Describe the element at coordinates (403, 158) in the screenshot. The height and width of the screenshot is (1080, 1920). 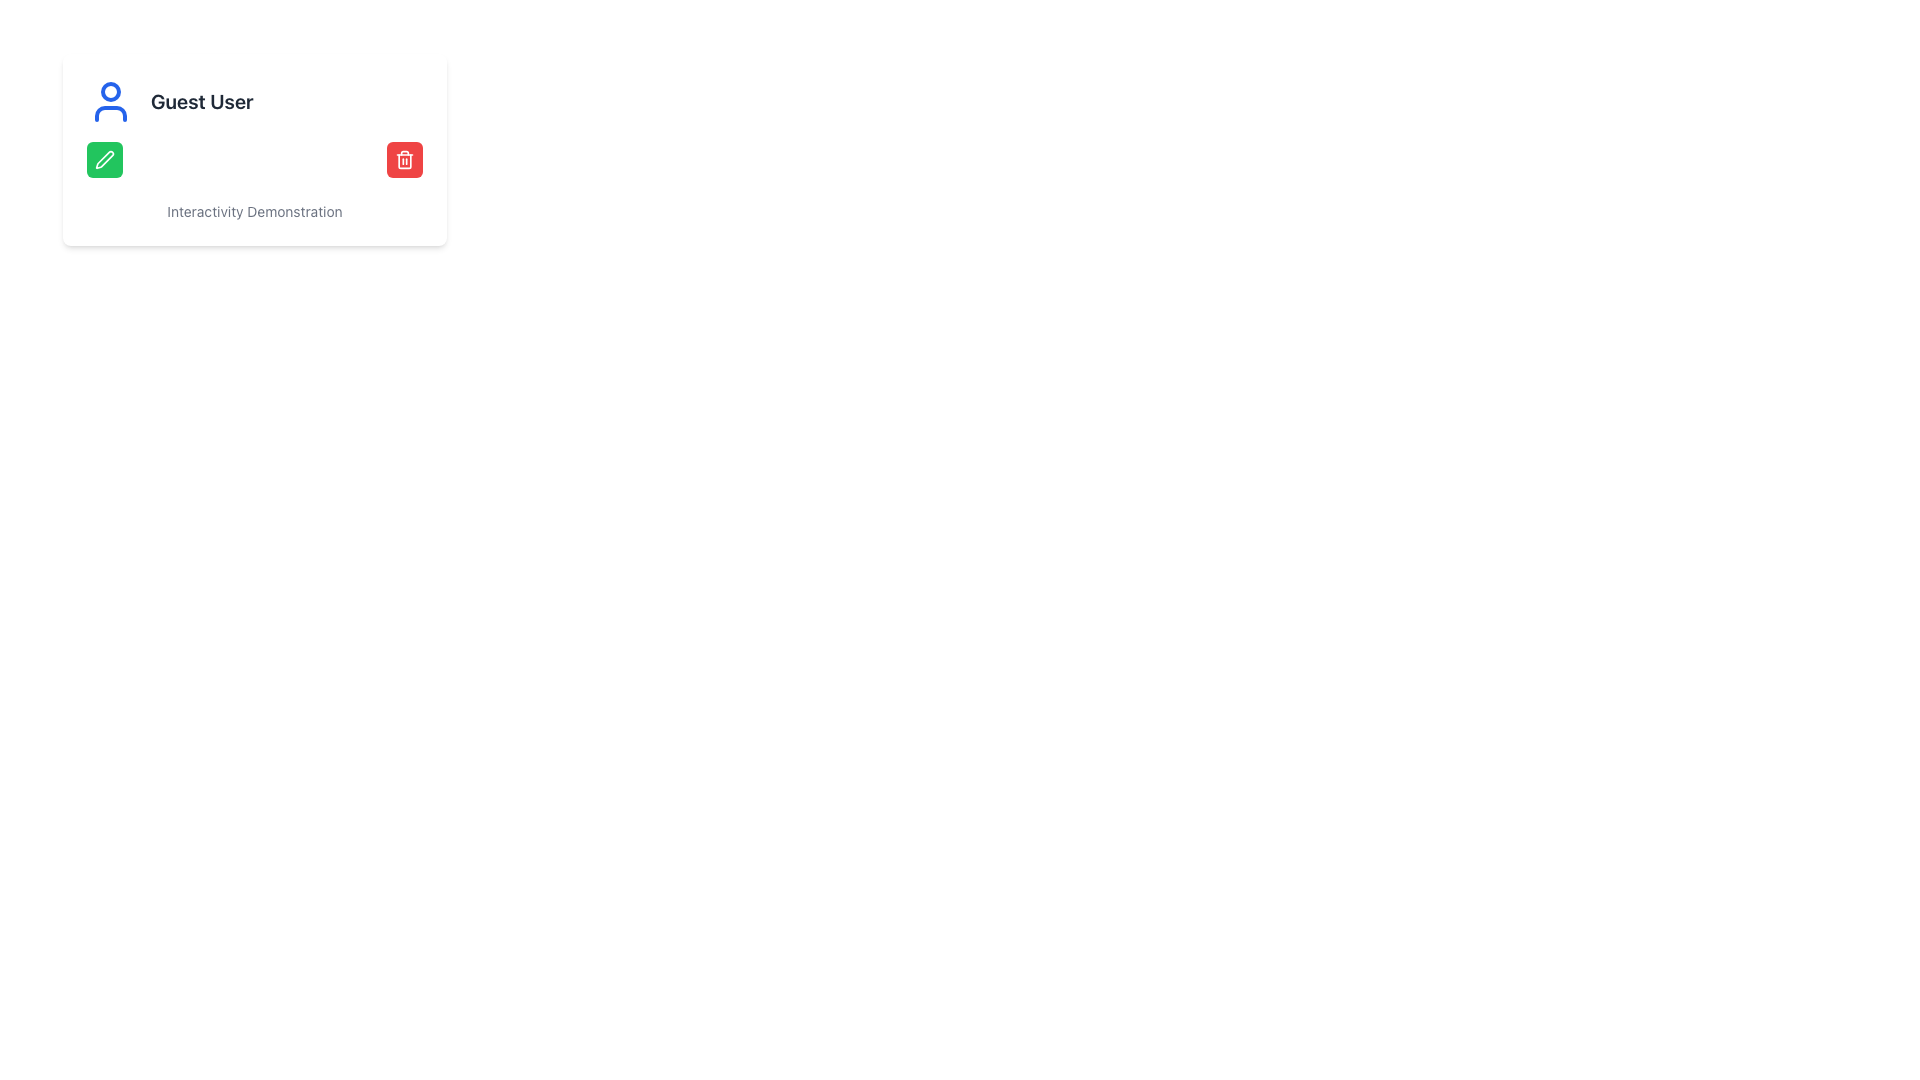
I see `the Trash Bin icon located at the rightmost position within the card component` at that location.